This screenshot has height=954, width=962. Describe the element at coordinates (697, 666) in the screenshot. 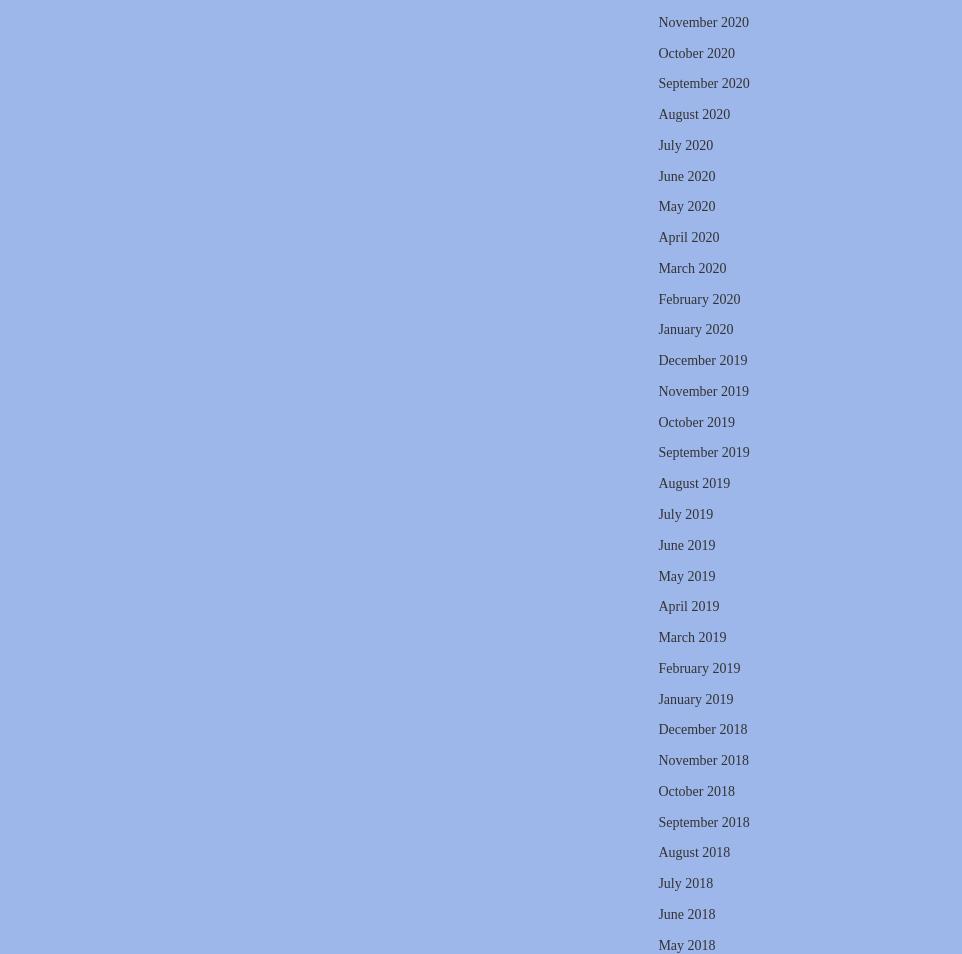

I see `'February 2019'` at that location.